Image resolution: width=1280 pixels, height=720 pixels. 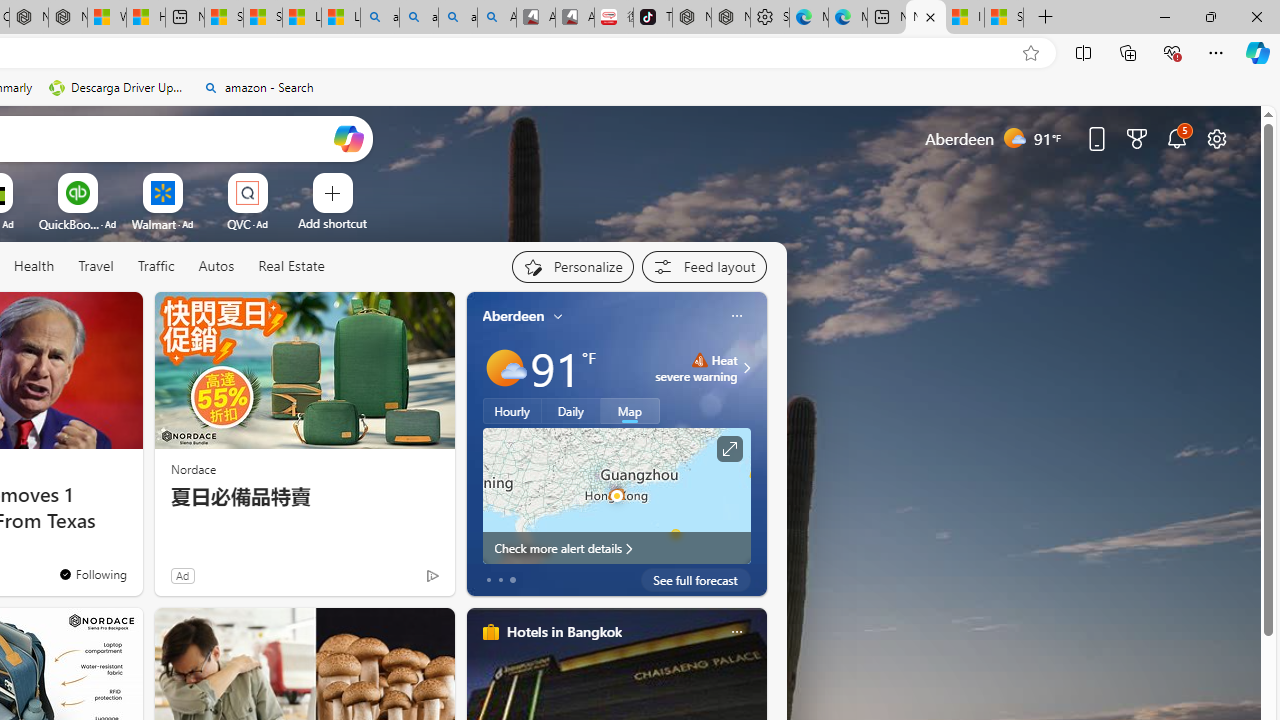 I want to click on 'Amazon Echo Robot - Search Images', so click(x=496, y=17).